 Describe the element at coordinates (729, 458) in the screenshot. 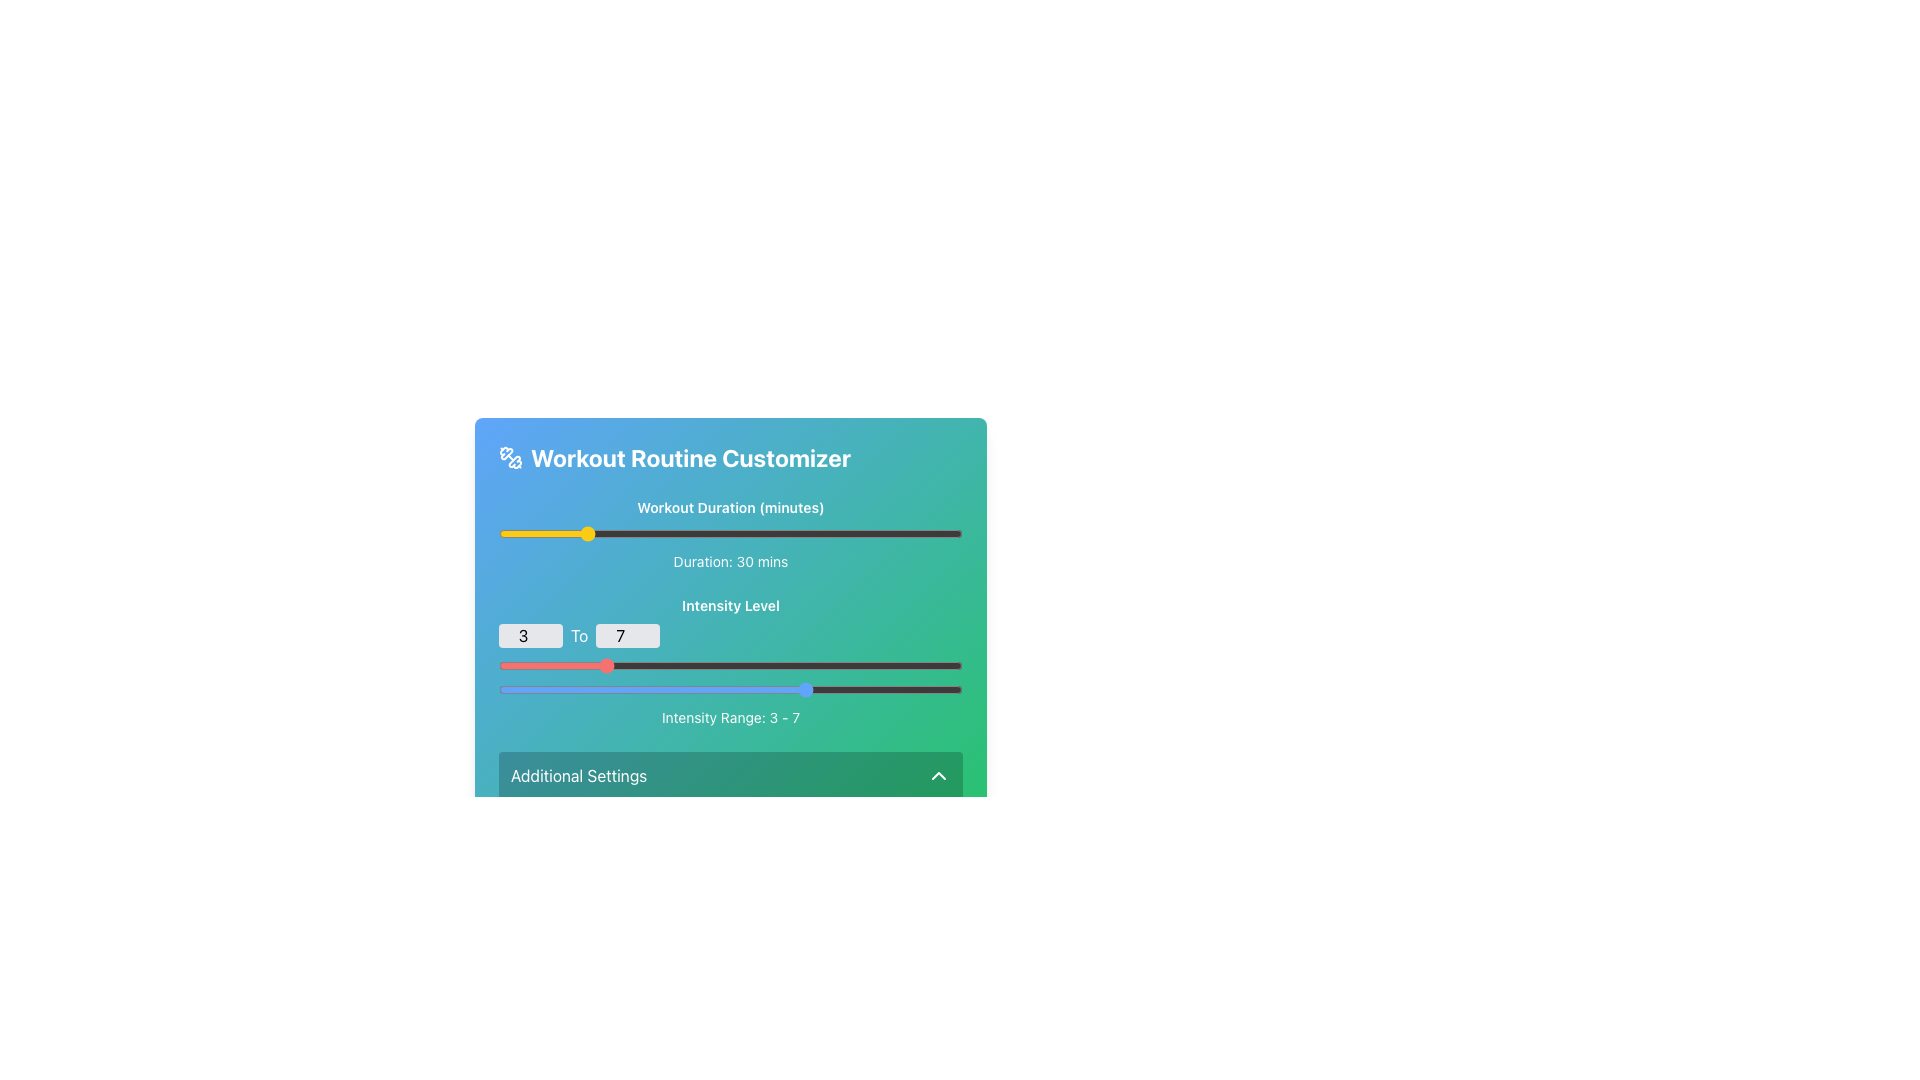

I see `text displayed in the 'Workout Routine Customizer' title section, which is a bold and large heading accompanied by a fitness-related dumbbell icon` at that location.